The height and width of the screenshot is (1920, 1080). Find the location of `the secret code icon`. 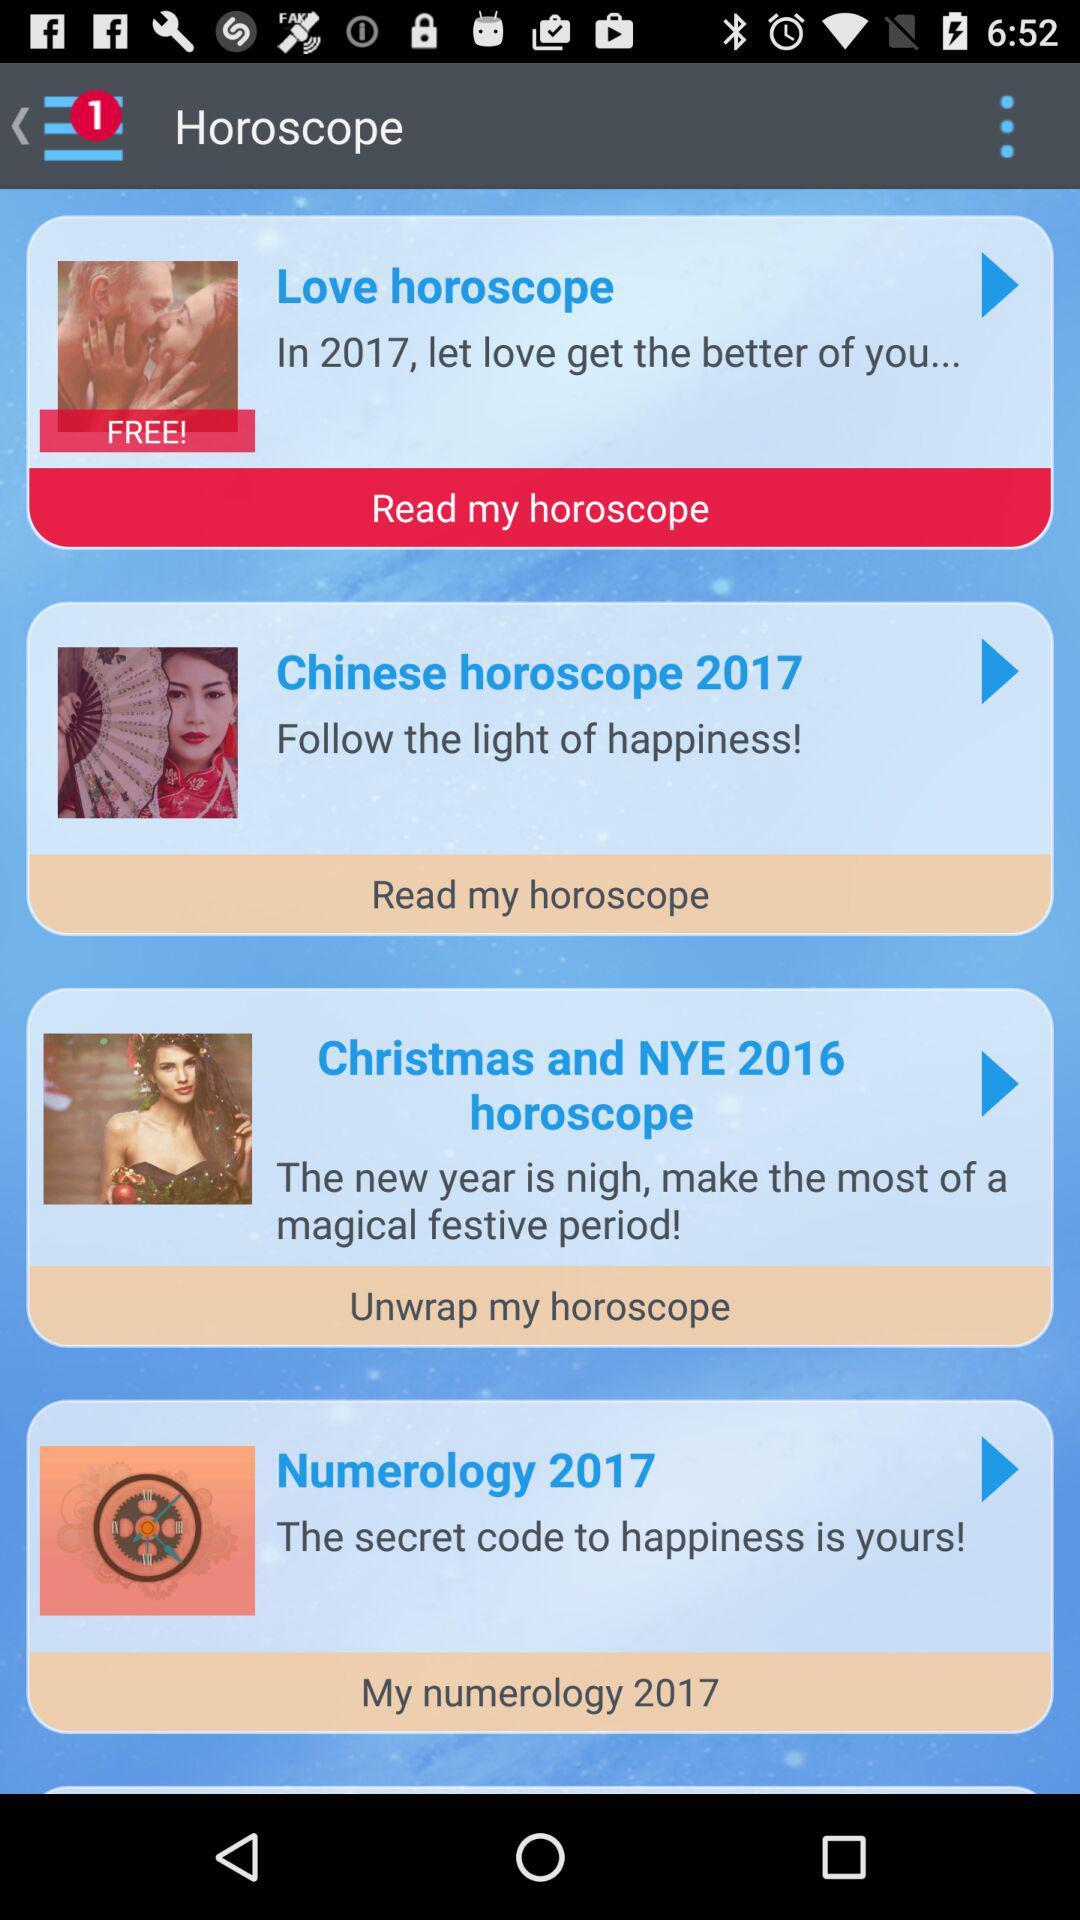

the secret code icon is located at coordinates (620, 1533).